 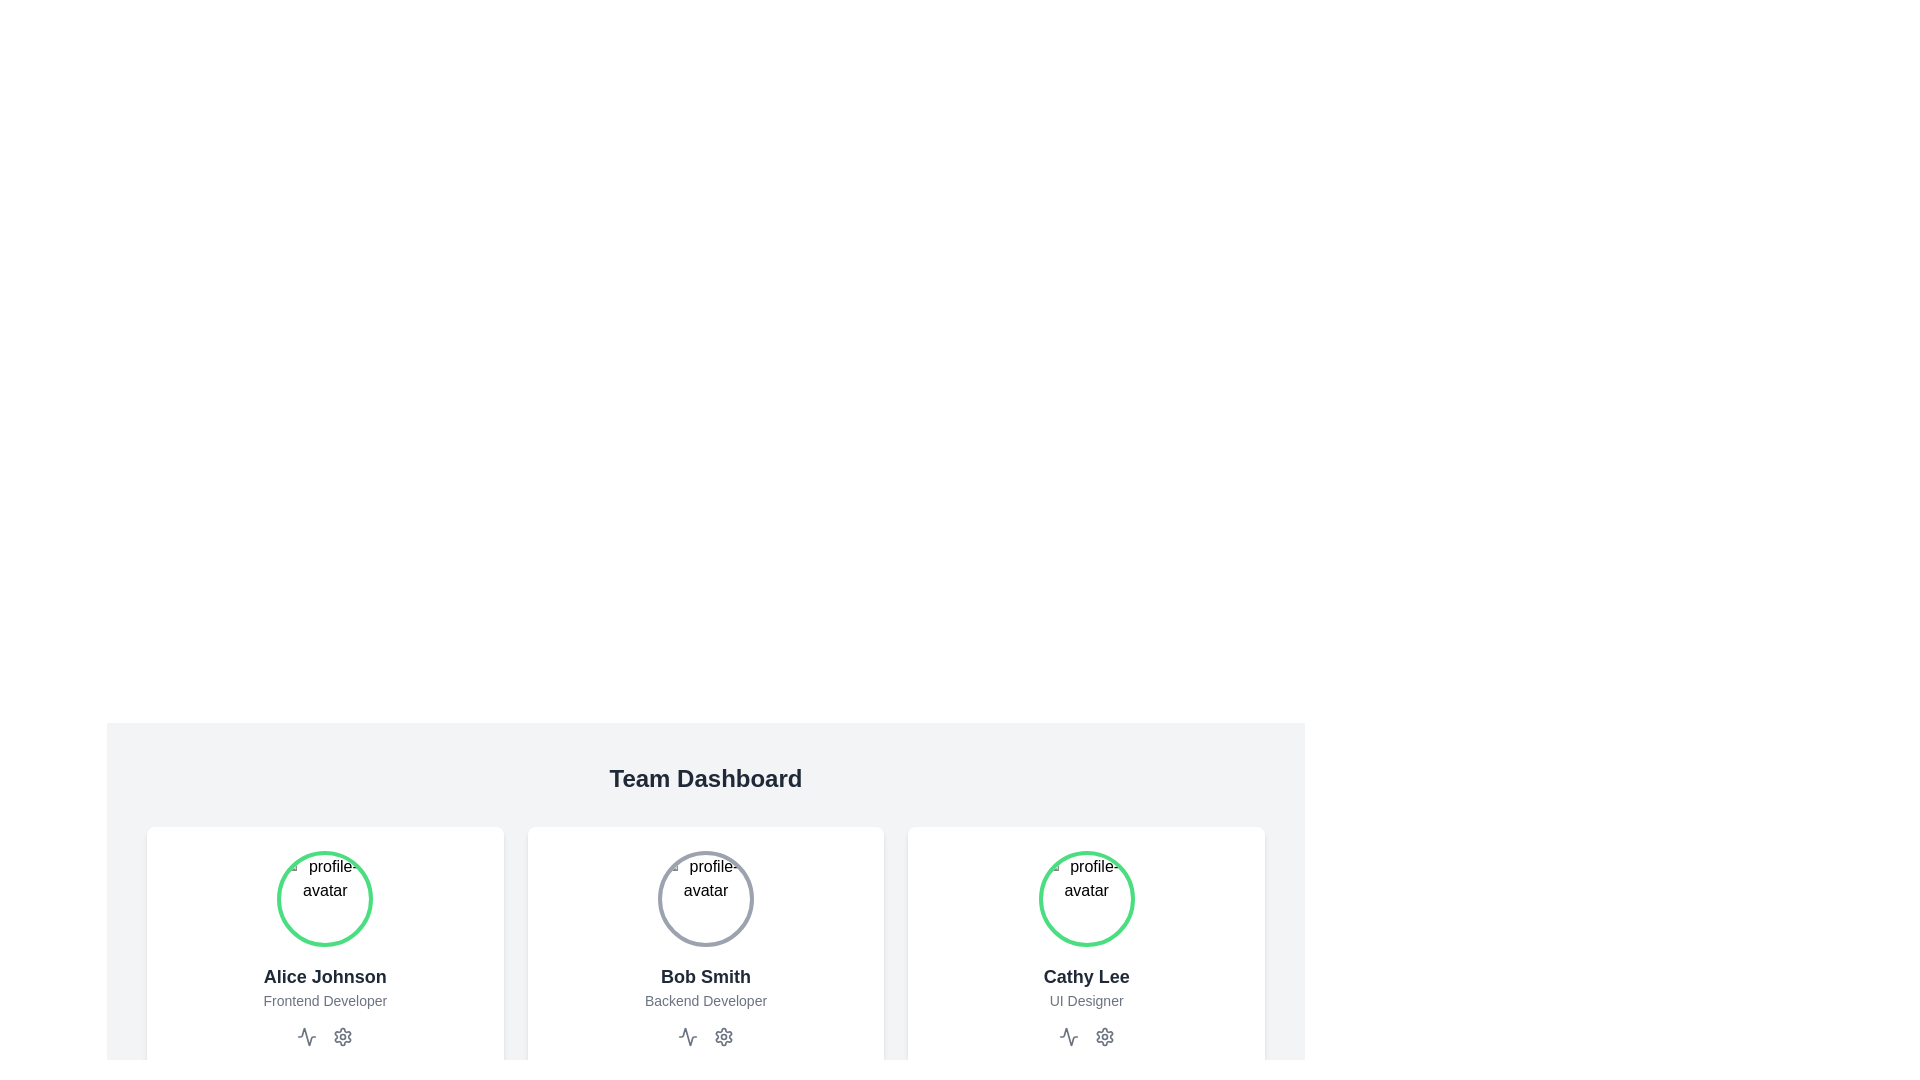 I want to click on the light gray text label reading 'Frontend Developer' located below the bolded name 'Alice Johnson' in the profile card layout on the 'Team Dashboard', so click(x=325, y=1001).